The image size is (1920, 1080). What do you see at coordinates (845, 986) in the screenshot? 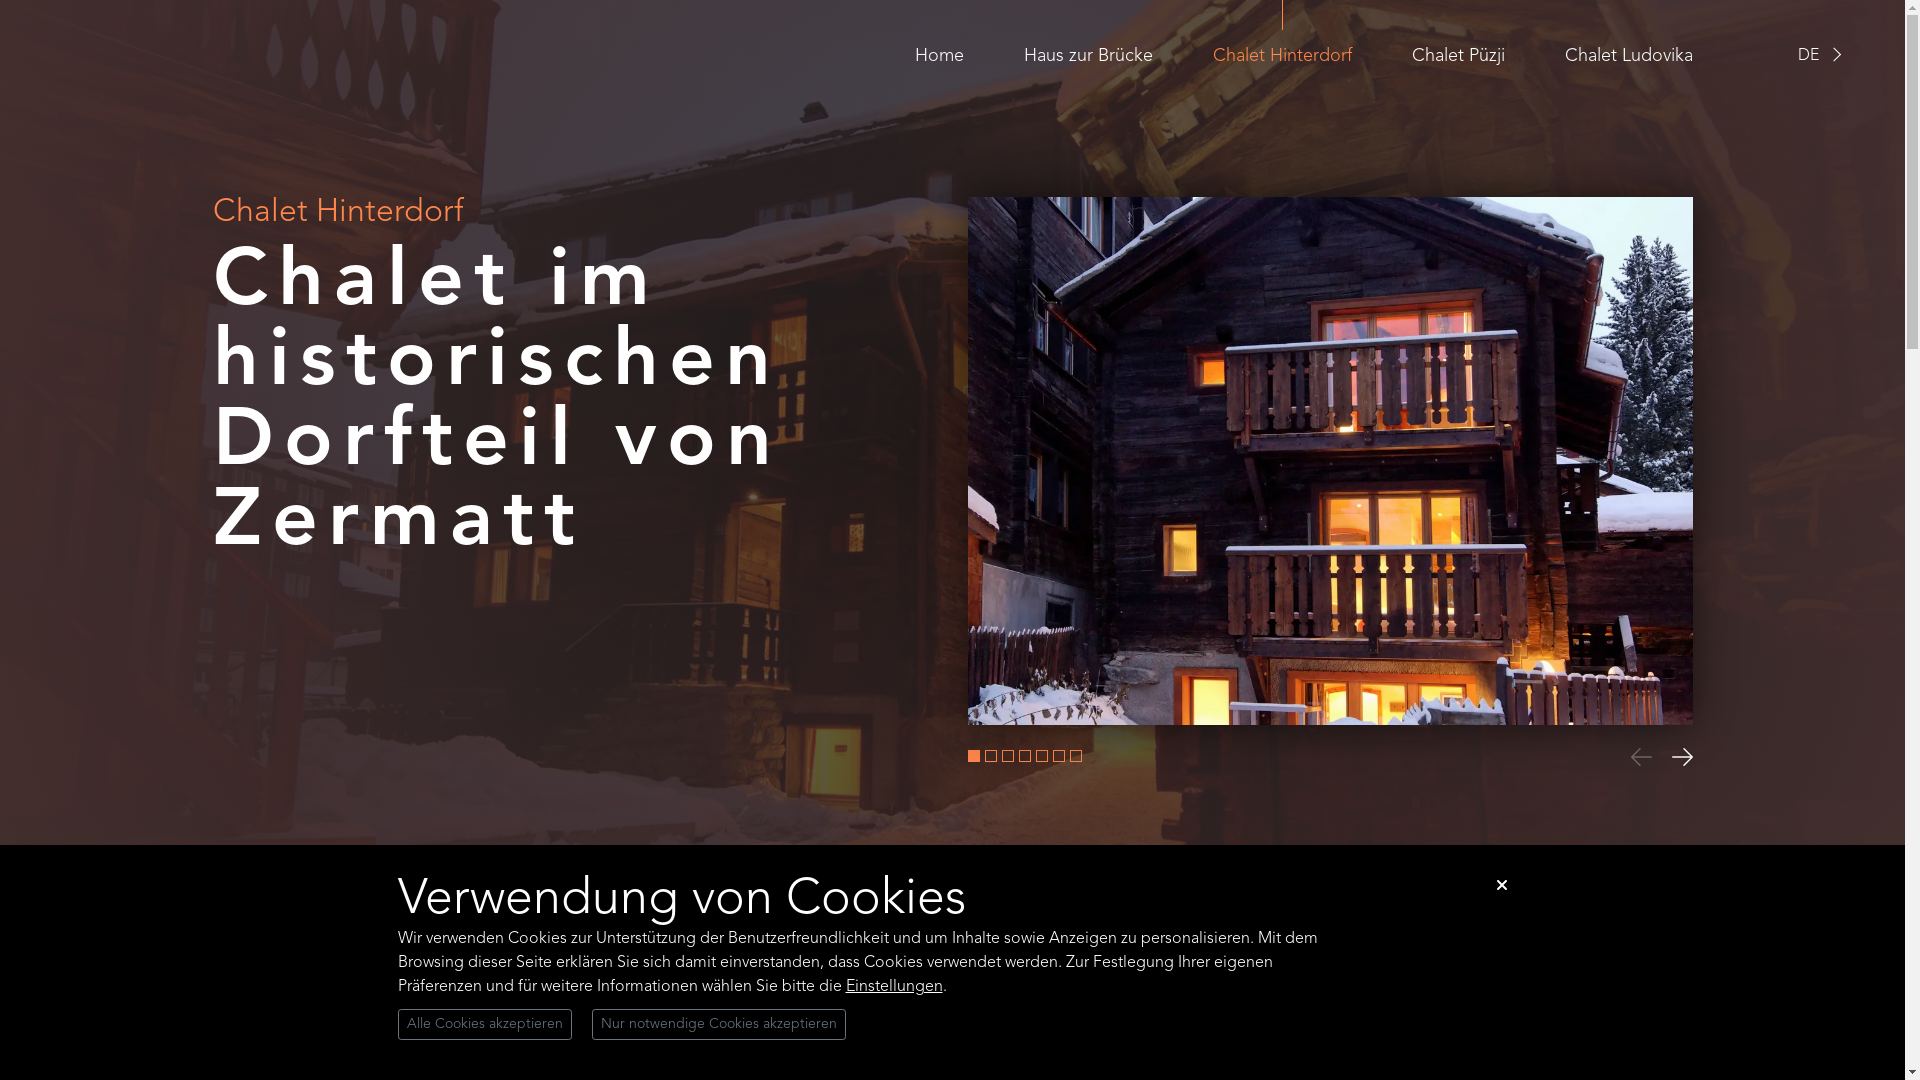
I see `'Einstellungen'` at bounding box center [845, 986].